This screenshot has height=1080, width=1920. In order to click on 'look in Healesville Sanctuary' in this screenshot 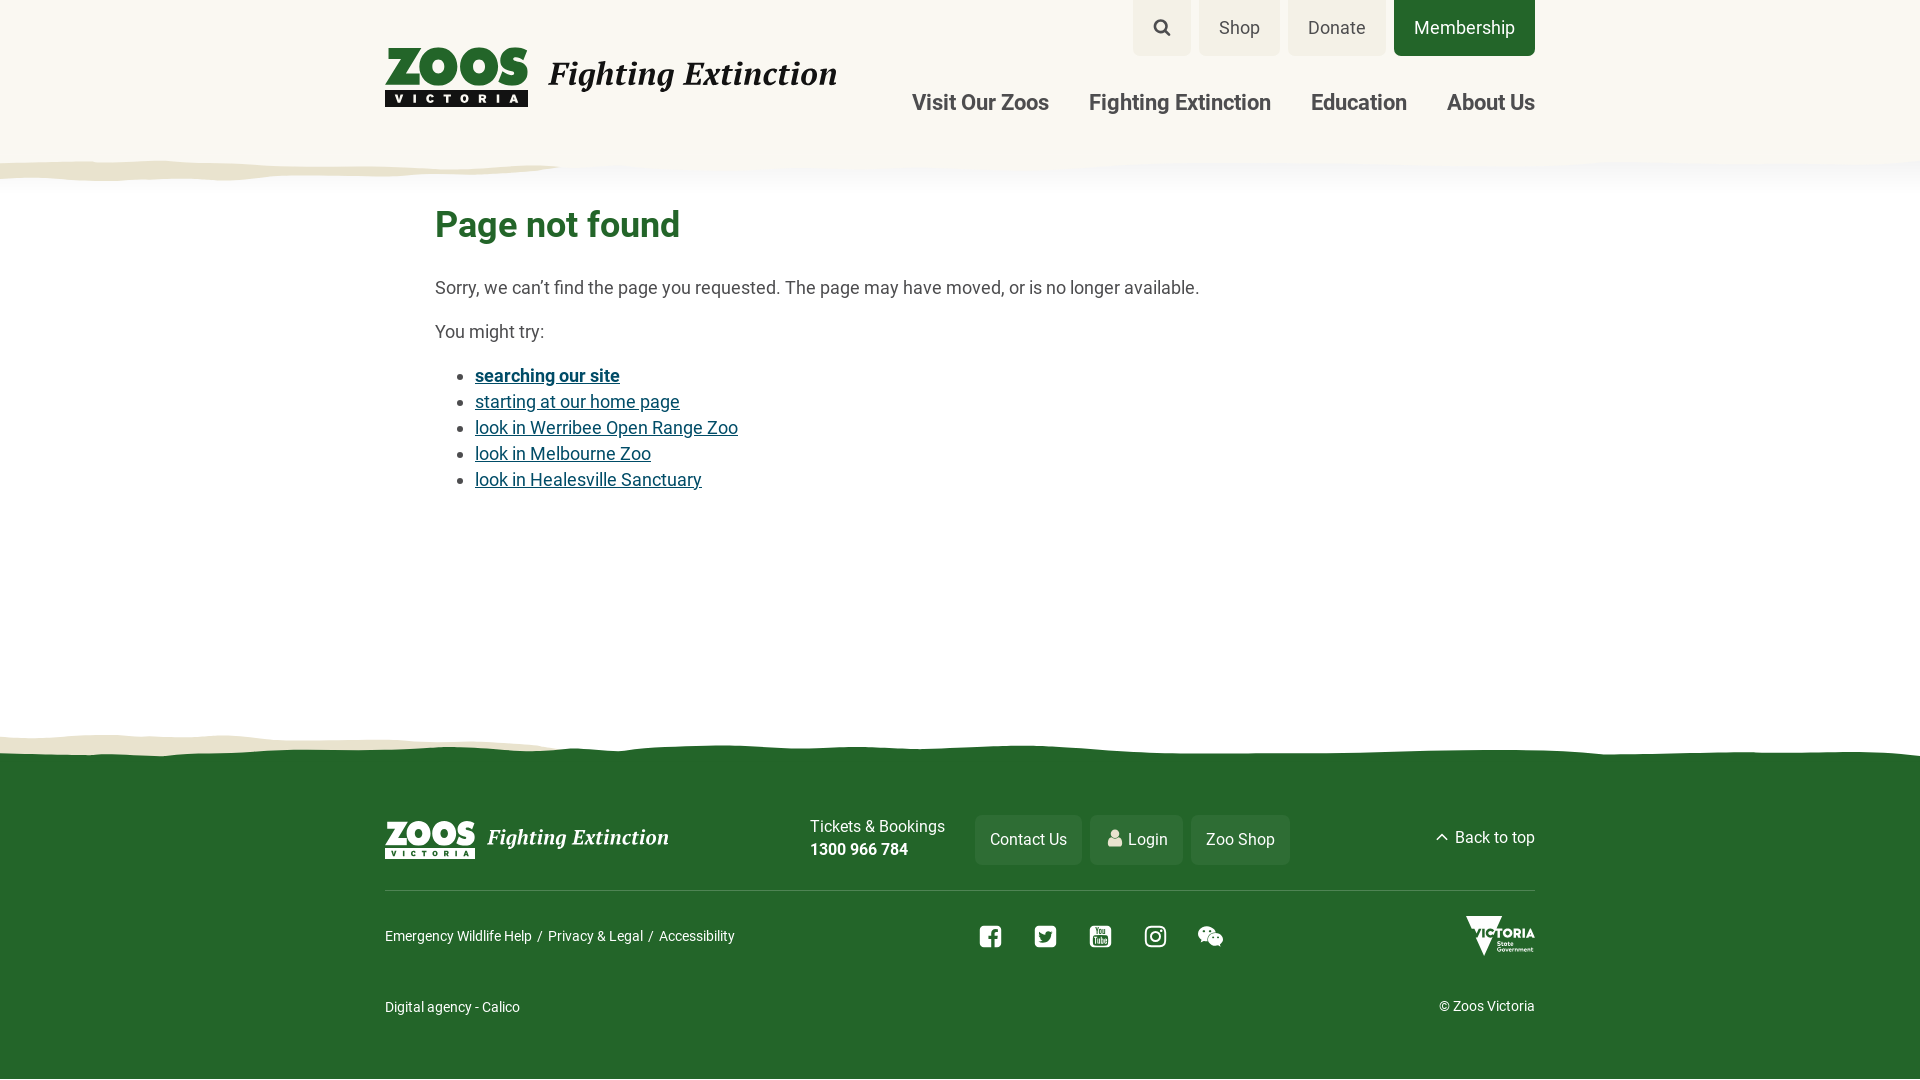, I will do `click(587, 479)`.